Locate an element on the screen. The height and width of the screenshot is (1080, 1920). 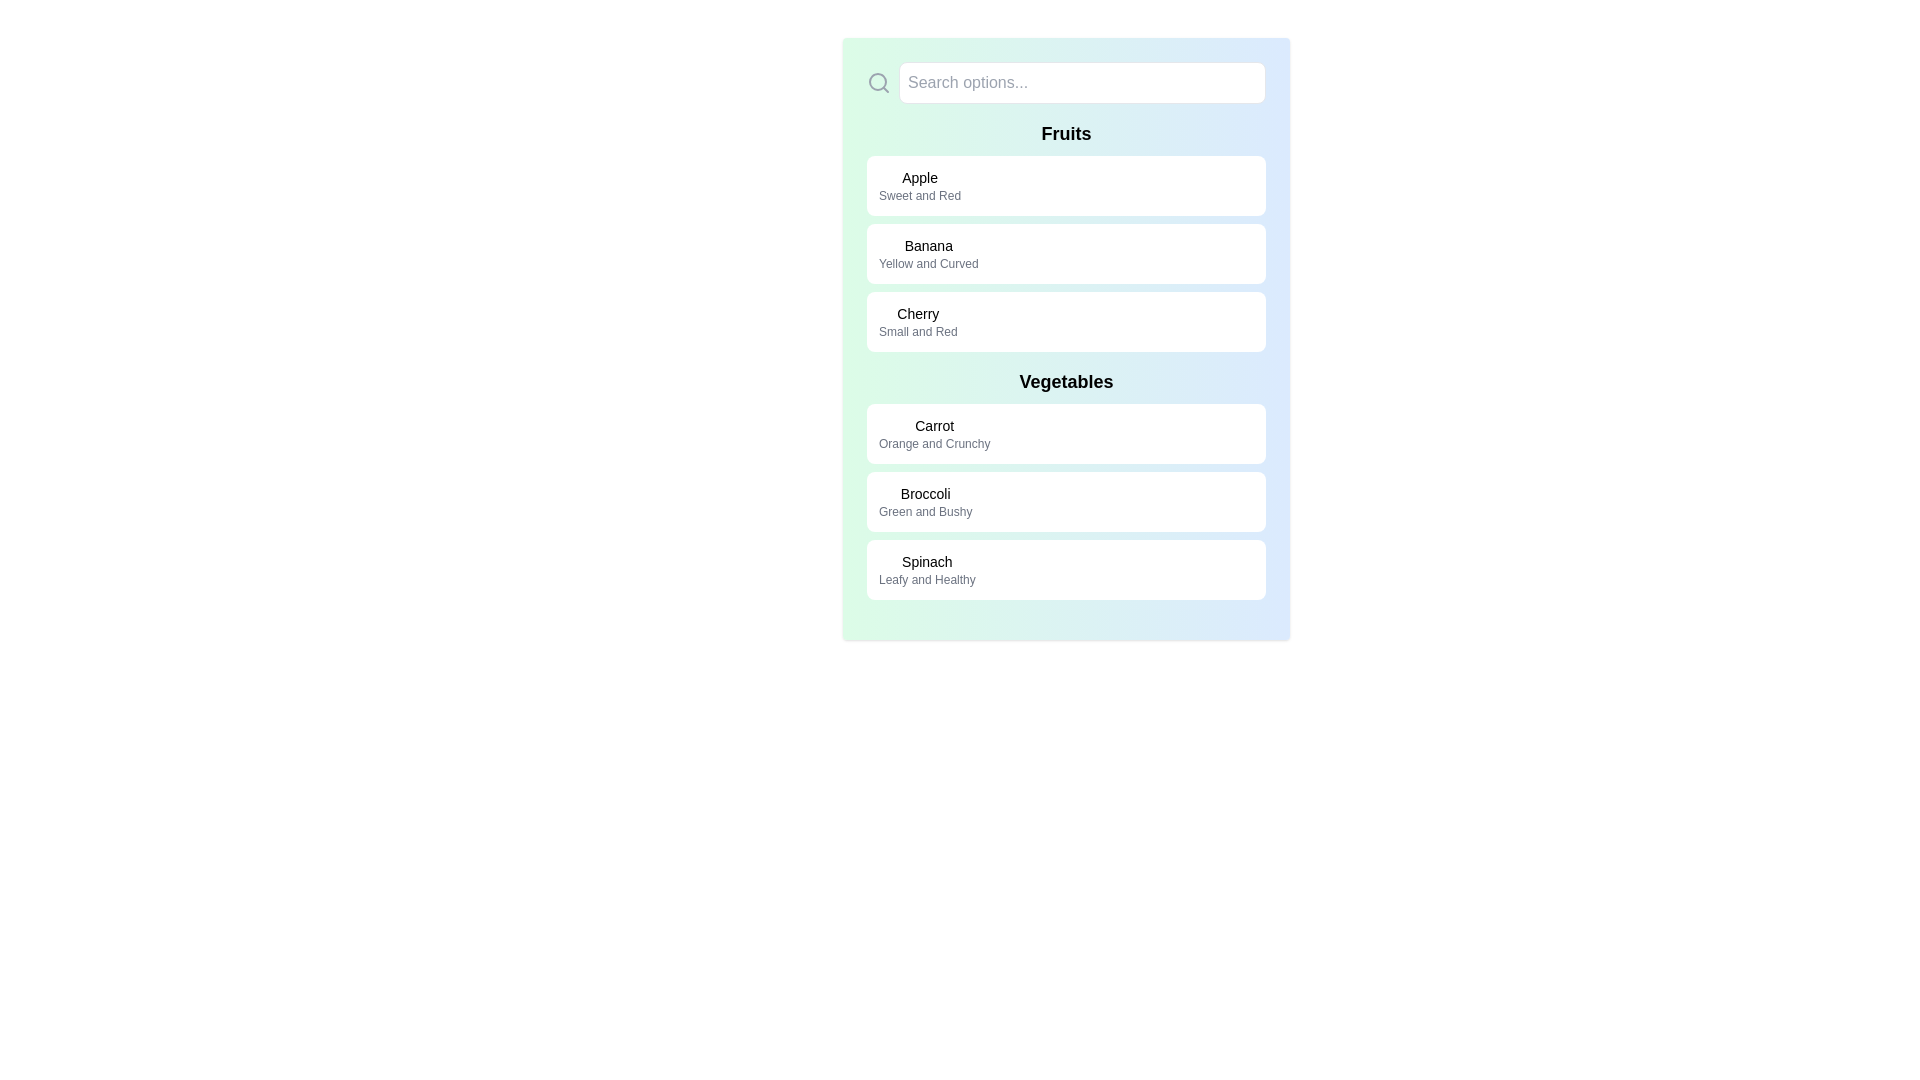
the Text Display showing 'Broccoli' with the description 'Green and Bushy' located in the third card under the 'Vegetables' category is located at coordinates (924, 500).